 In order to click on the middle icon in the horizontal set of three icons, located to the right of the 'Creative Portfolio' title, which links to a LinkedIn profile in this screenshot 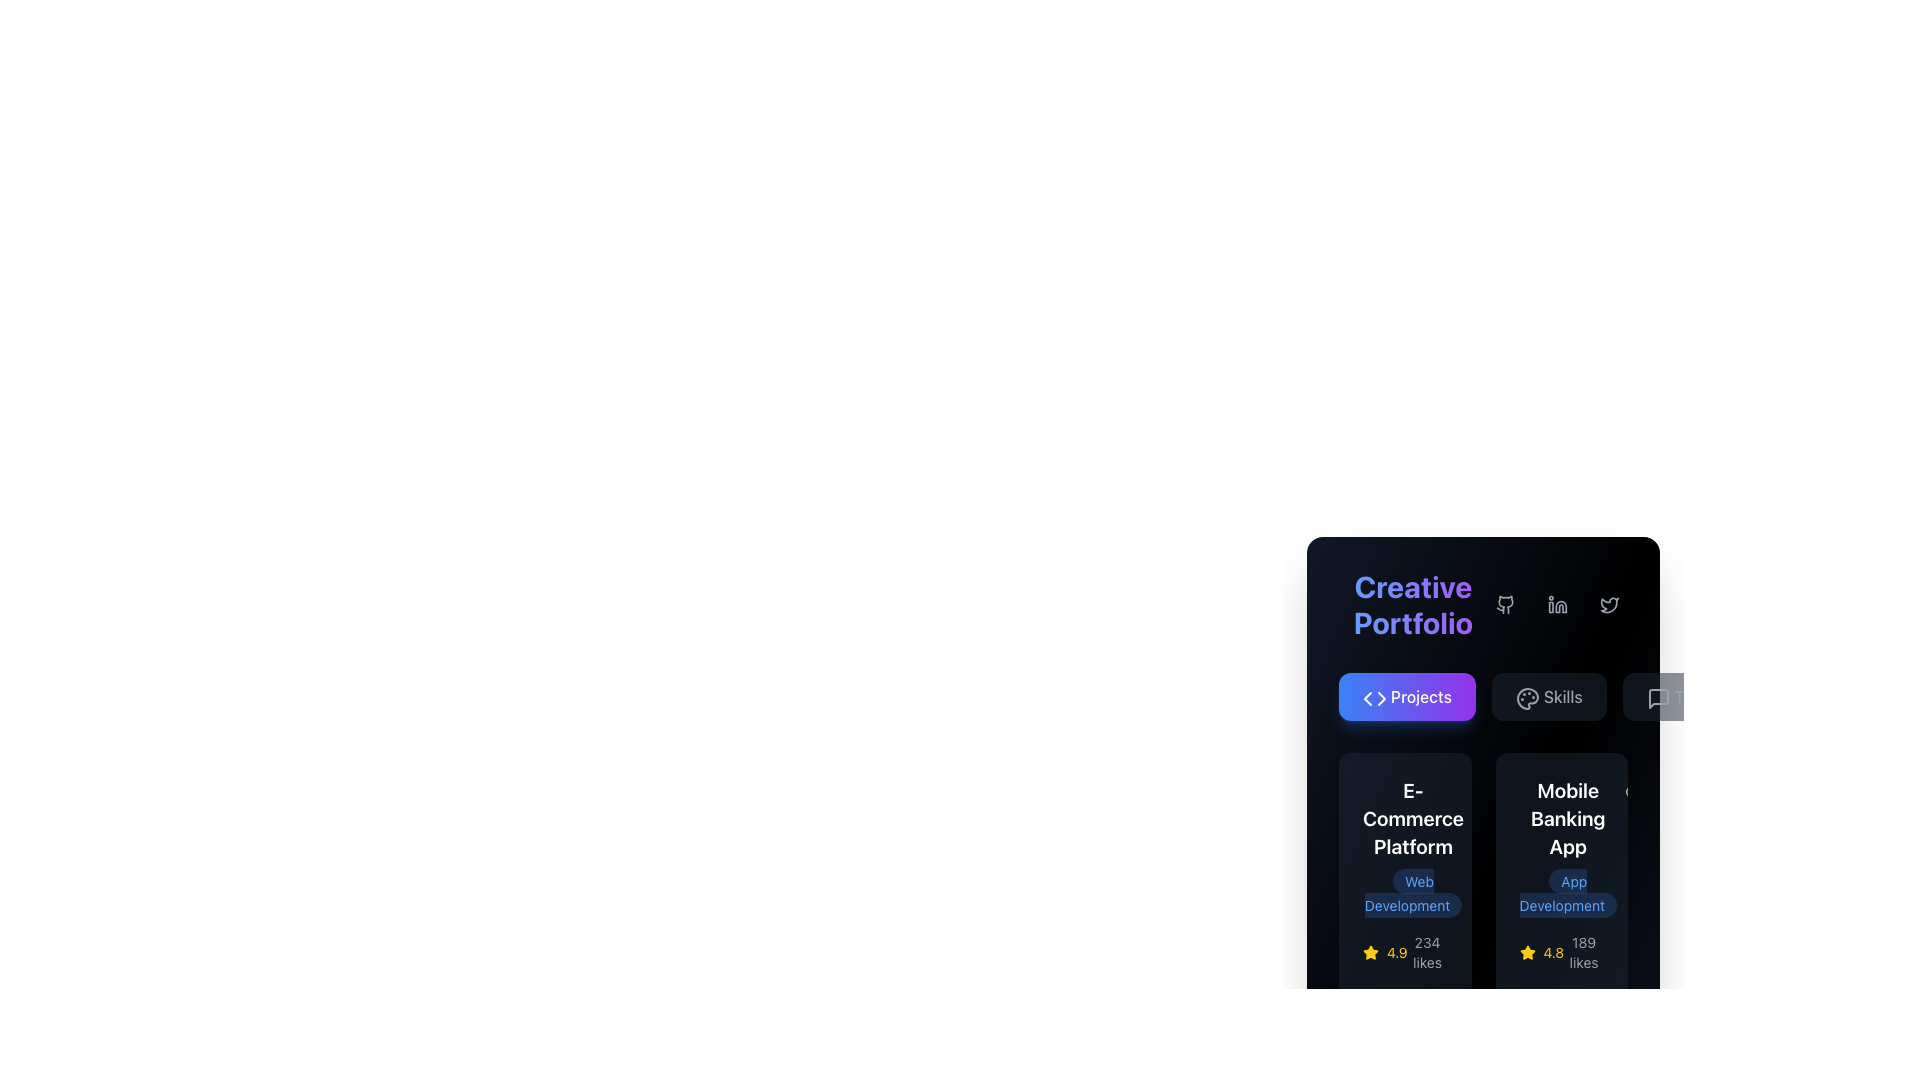, I will do `click(1557, 604)`.